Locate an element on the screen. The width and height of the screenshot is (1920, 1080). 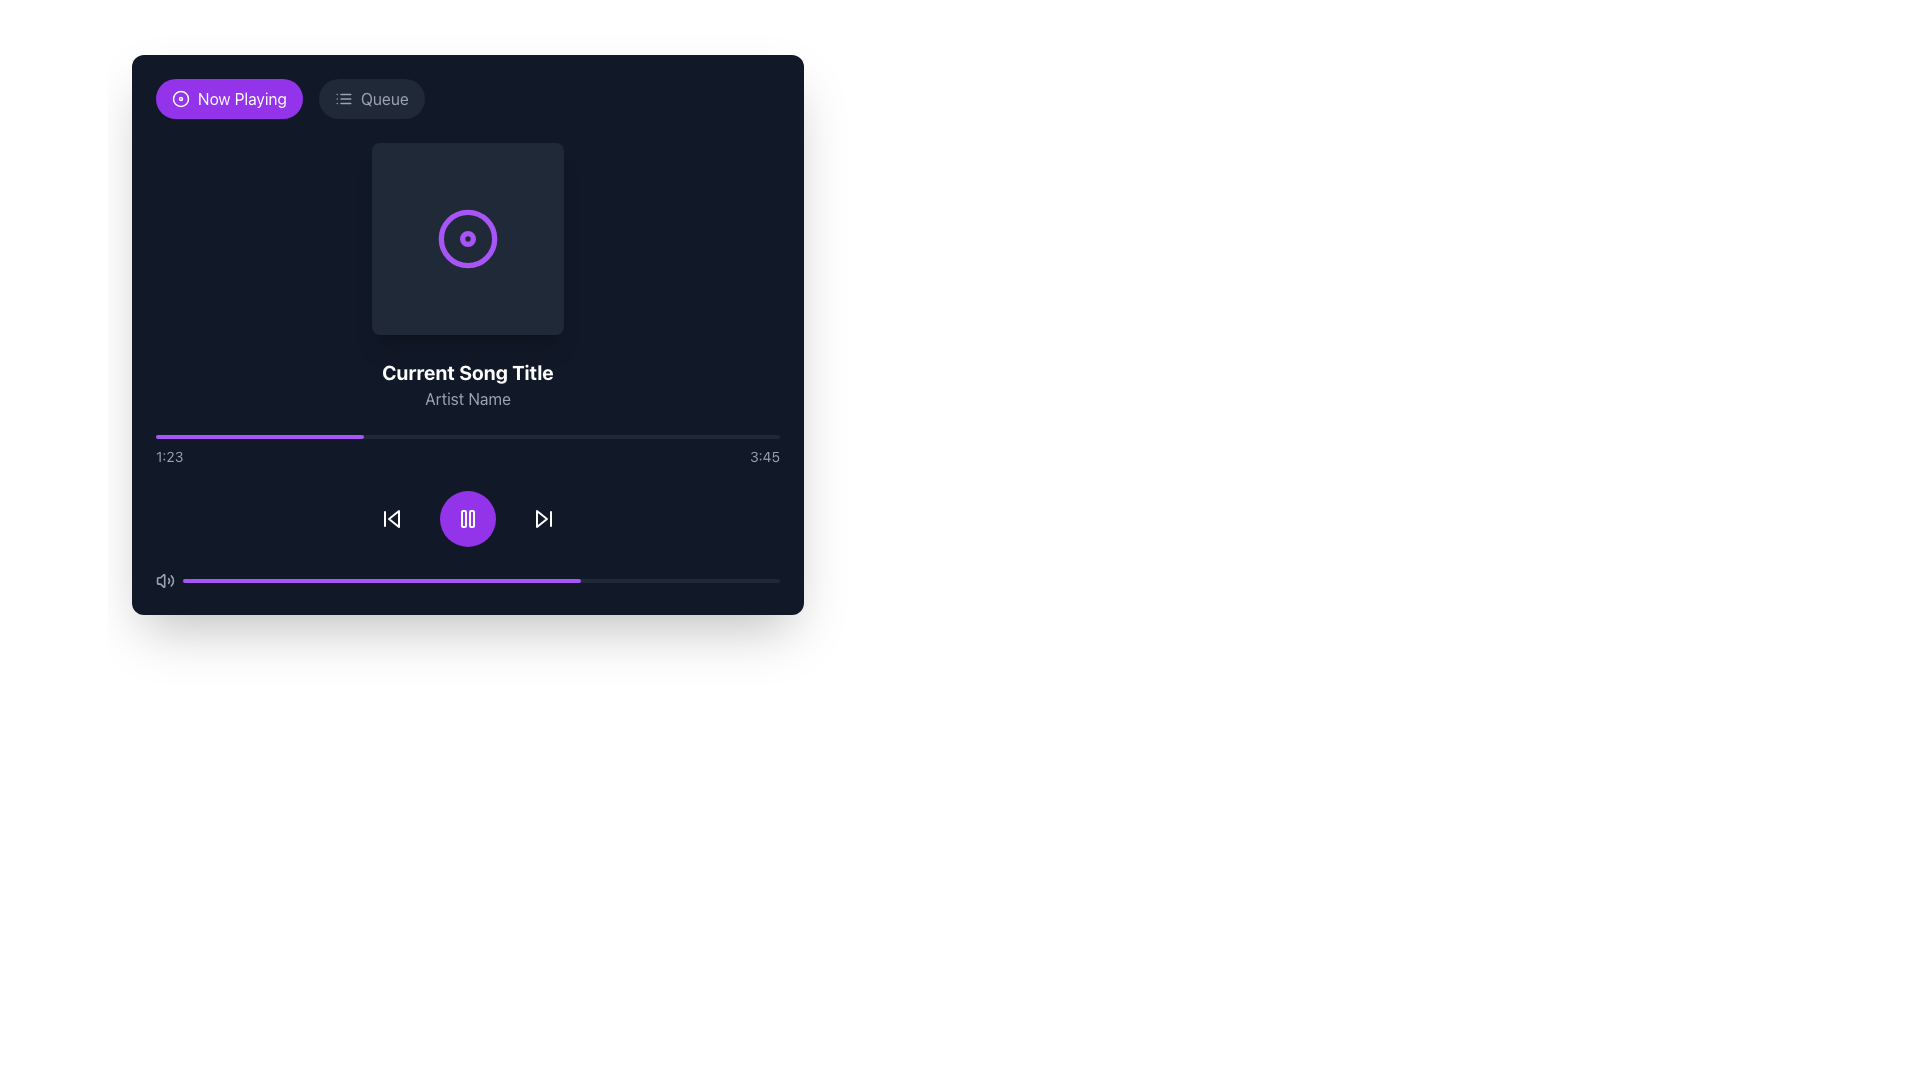
the left vertical bar of the pause icon button, which is a purple rectangular bar with rounded edges located centrally underneath the song title and artist name in the music interface is located at coordinates (463, 518).